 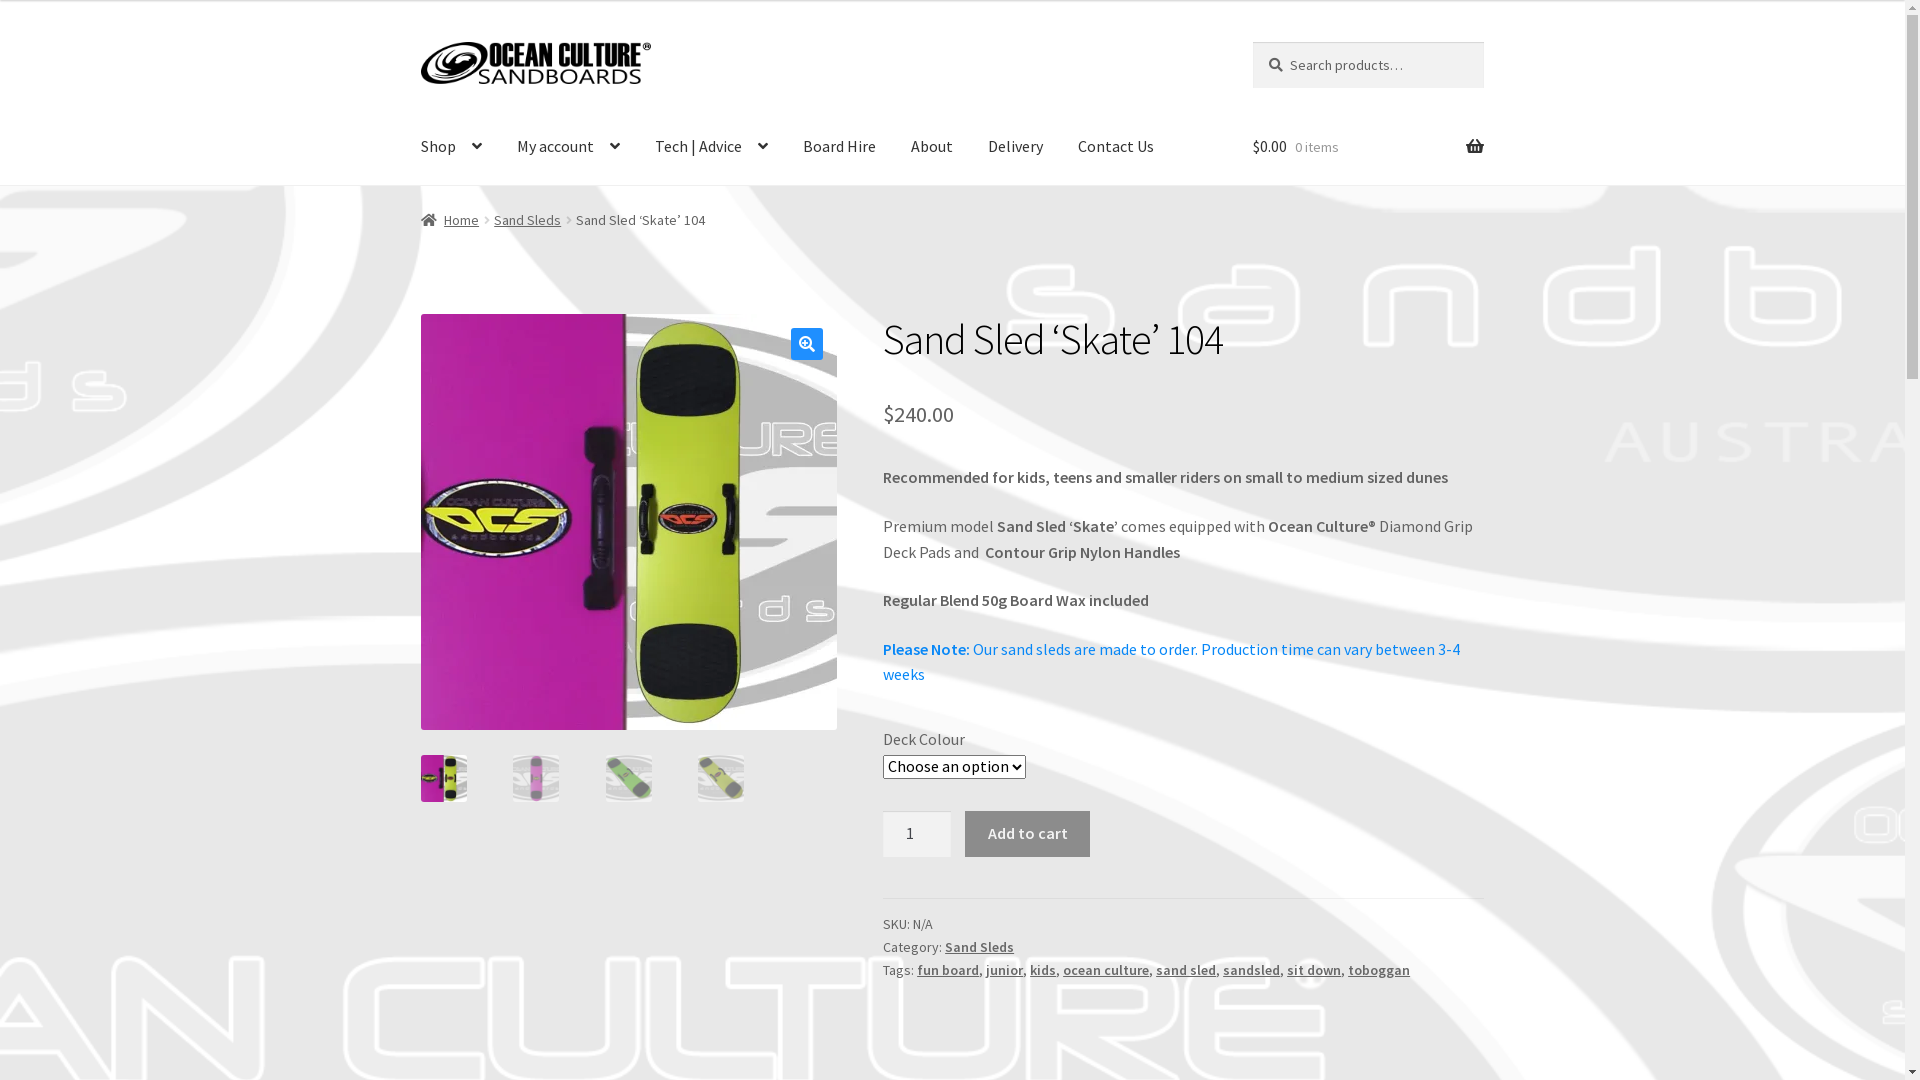 I want to click on 'junior', so click(x=1004, y=968).